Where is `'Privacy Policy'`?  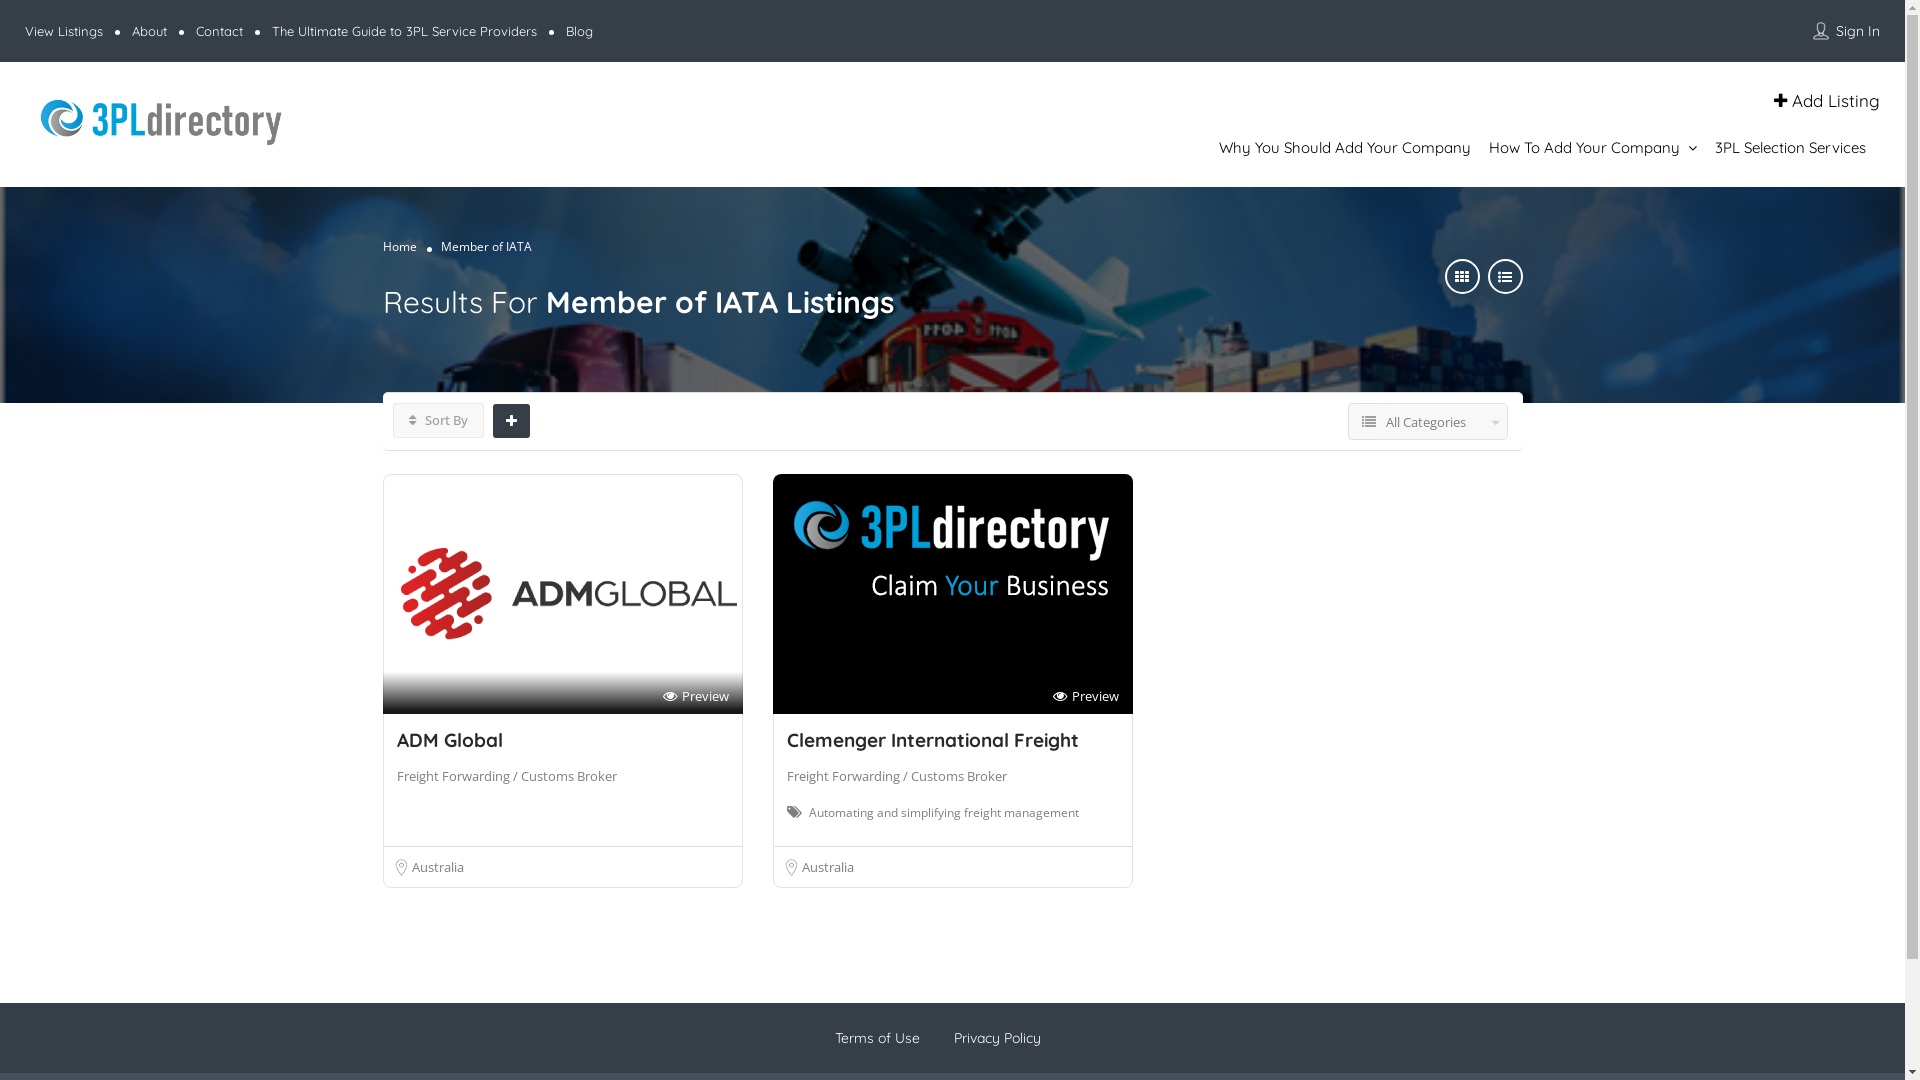
'Privacy Policy' is located at coordinates (997, 1036).